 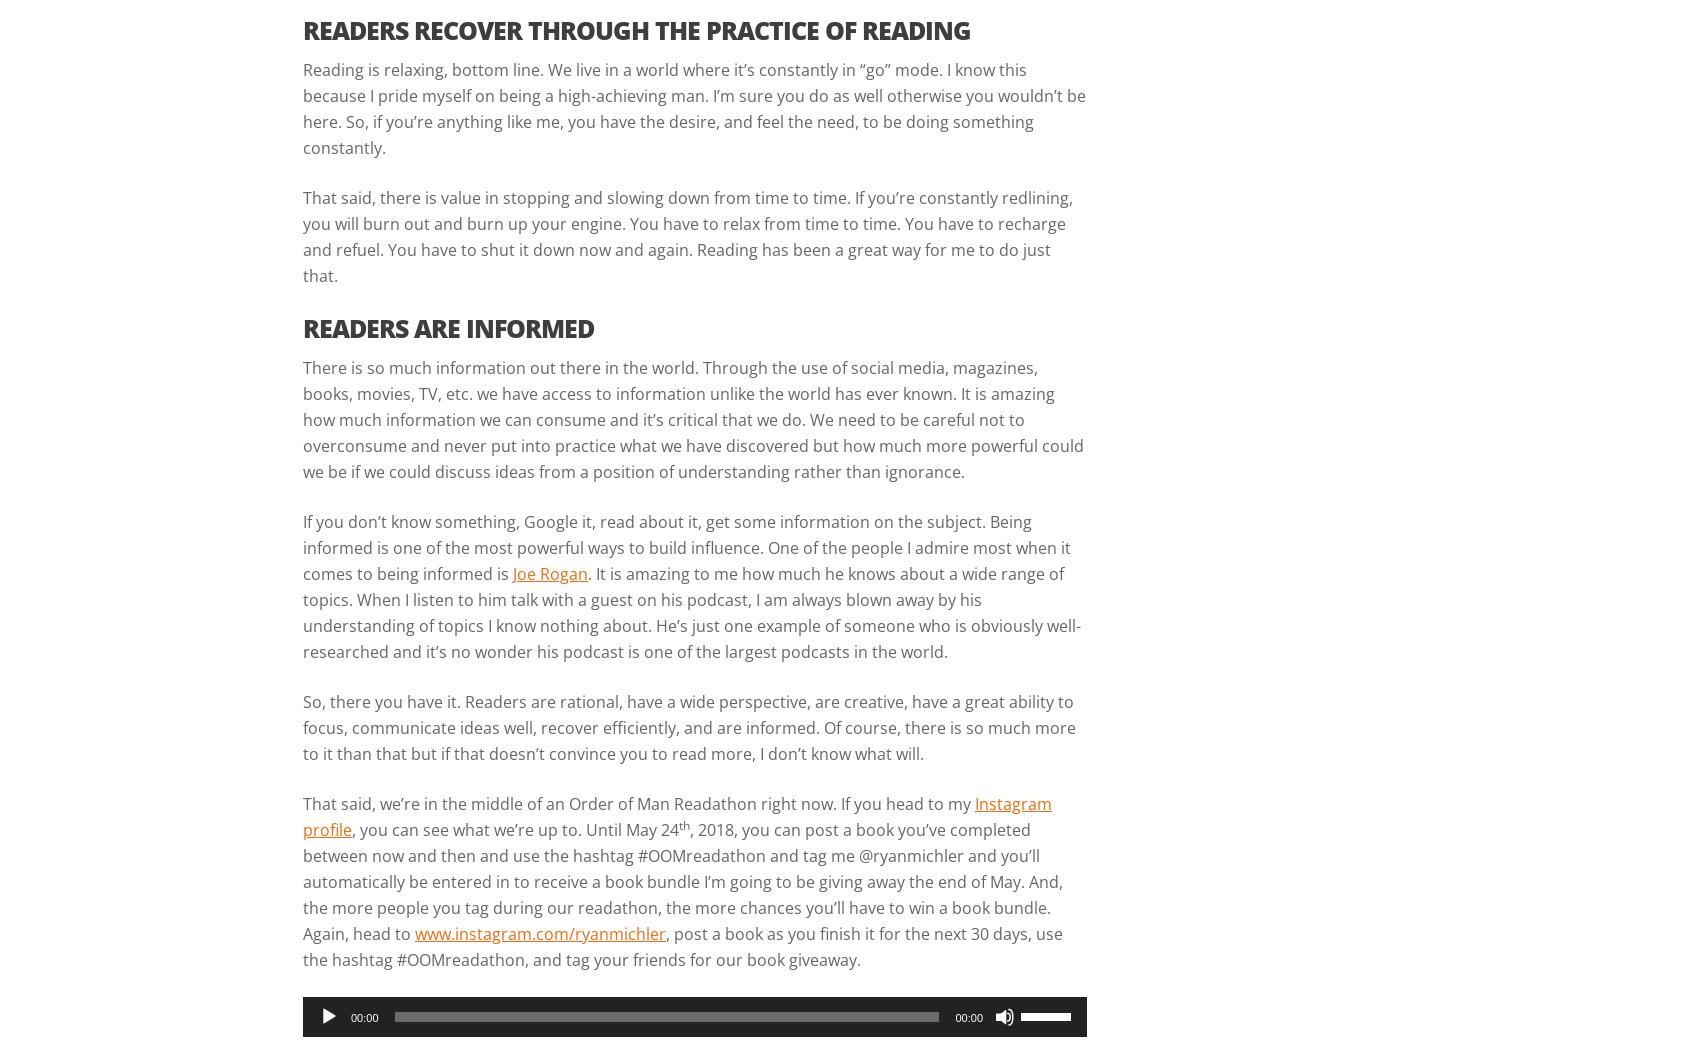 What do you see at coordinates (302, 107) in the screenshot?
I see `'Reading is relaxing, bottom line. We live in a world where it’s constantly in “go” mode. I know this because I pride myself on being a high-achieving man. I’m sure you do as well otherwise you wouldn’t be here. So, if you’re anything like me, you have the desire, and feel the need, to be doing something constantly.'` at bounding box center [302, 107].